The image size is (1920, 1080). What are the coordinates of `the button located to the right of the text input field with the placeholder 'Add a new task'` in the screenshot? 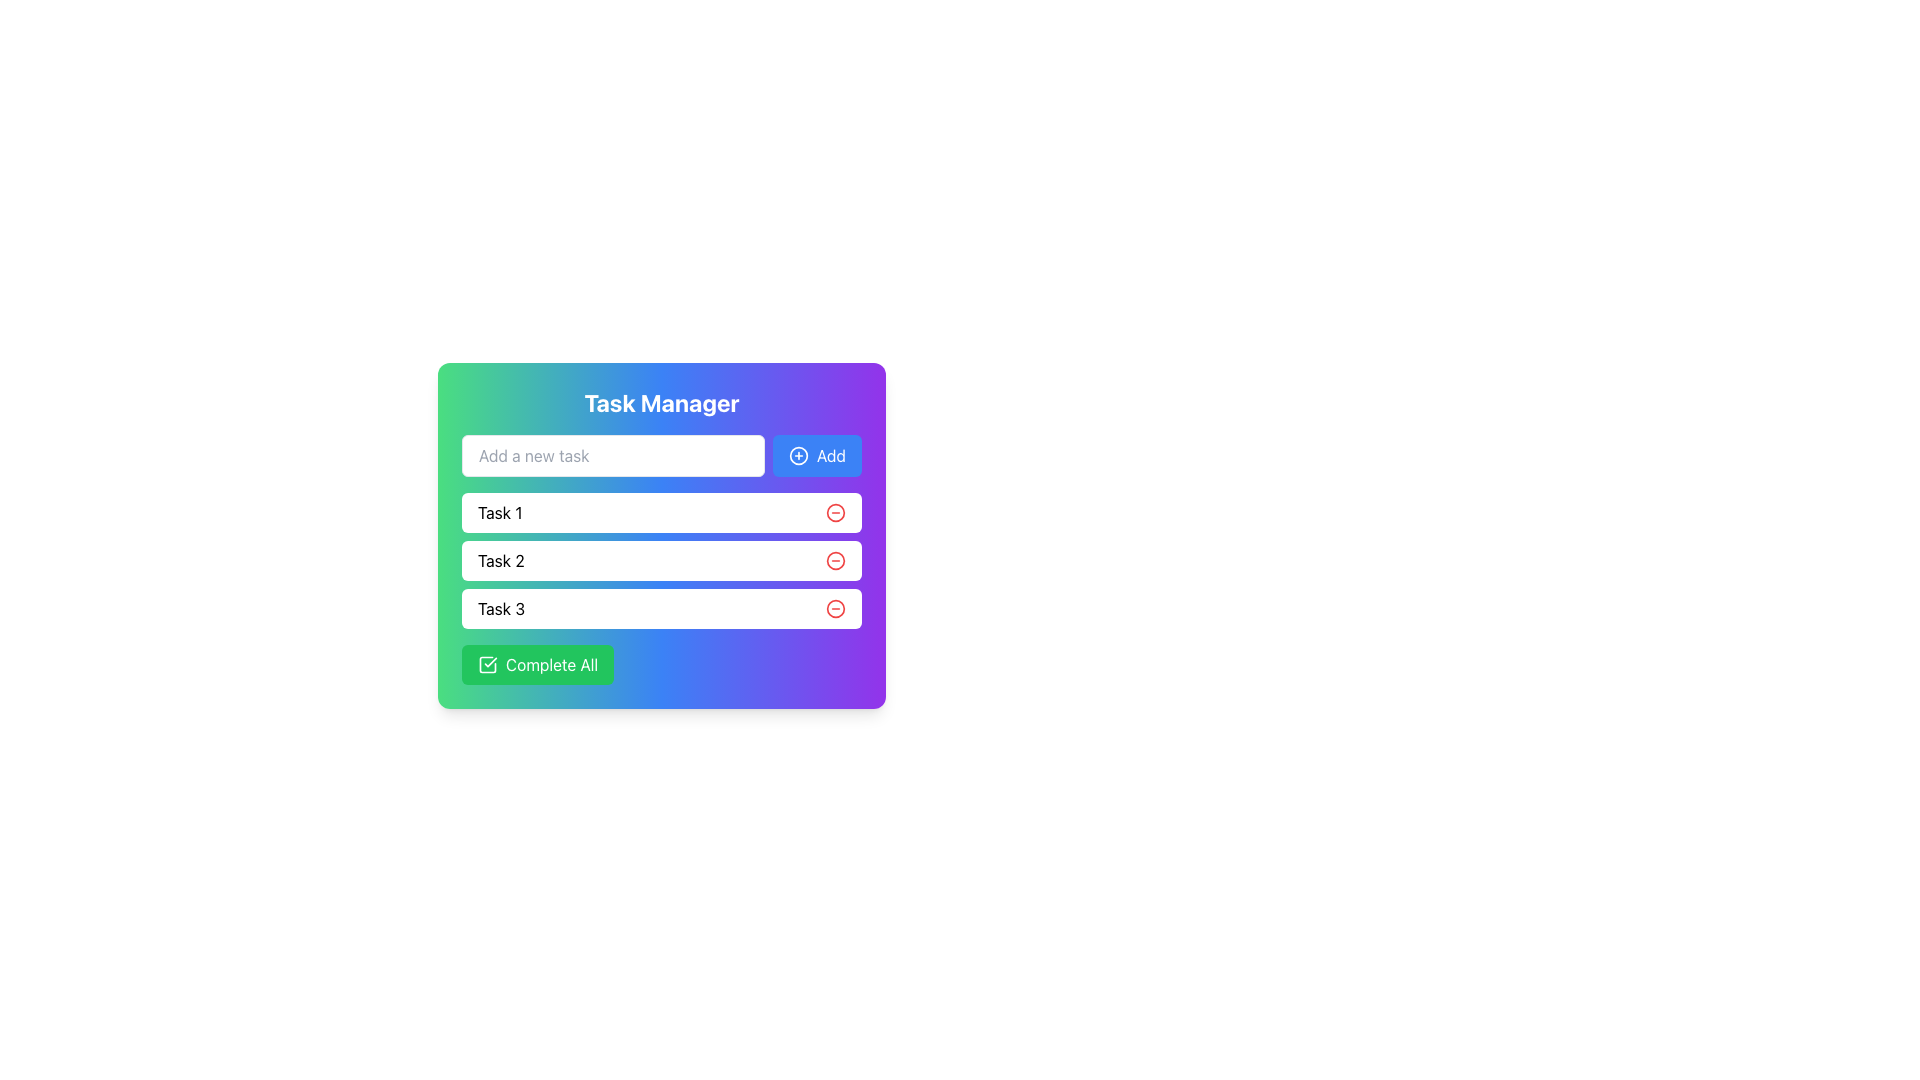 It's located at (817, 455).